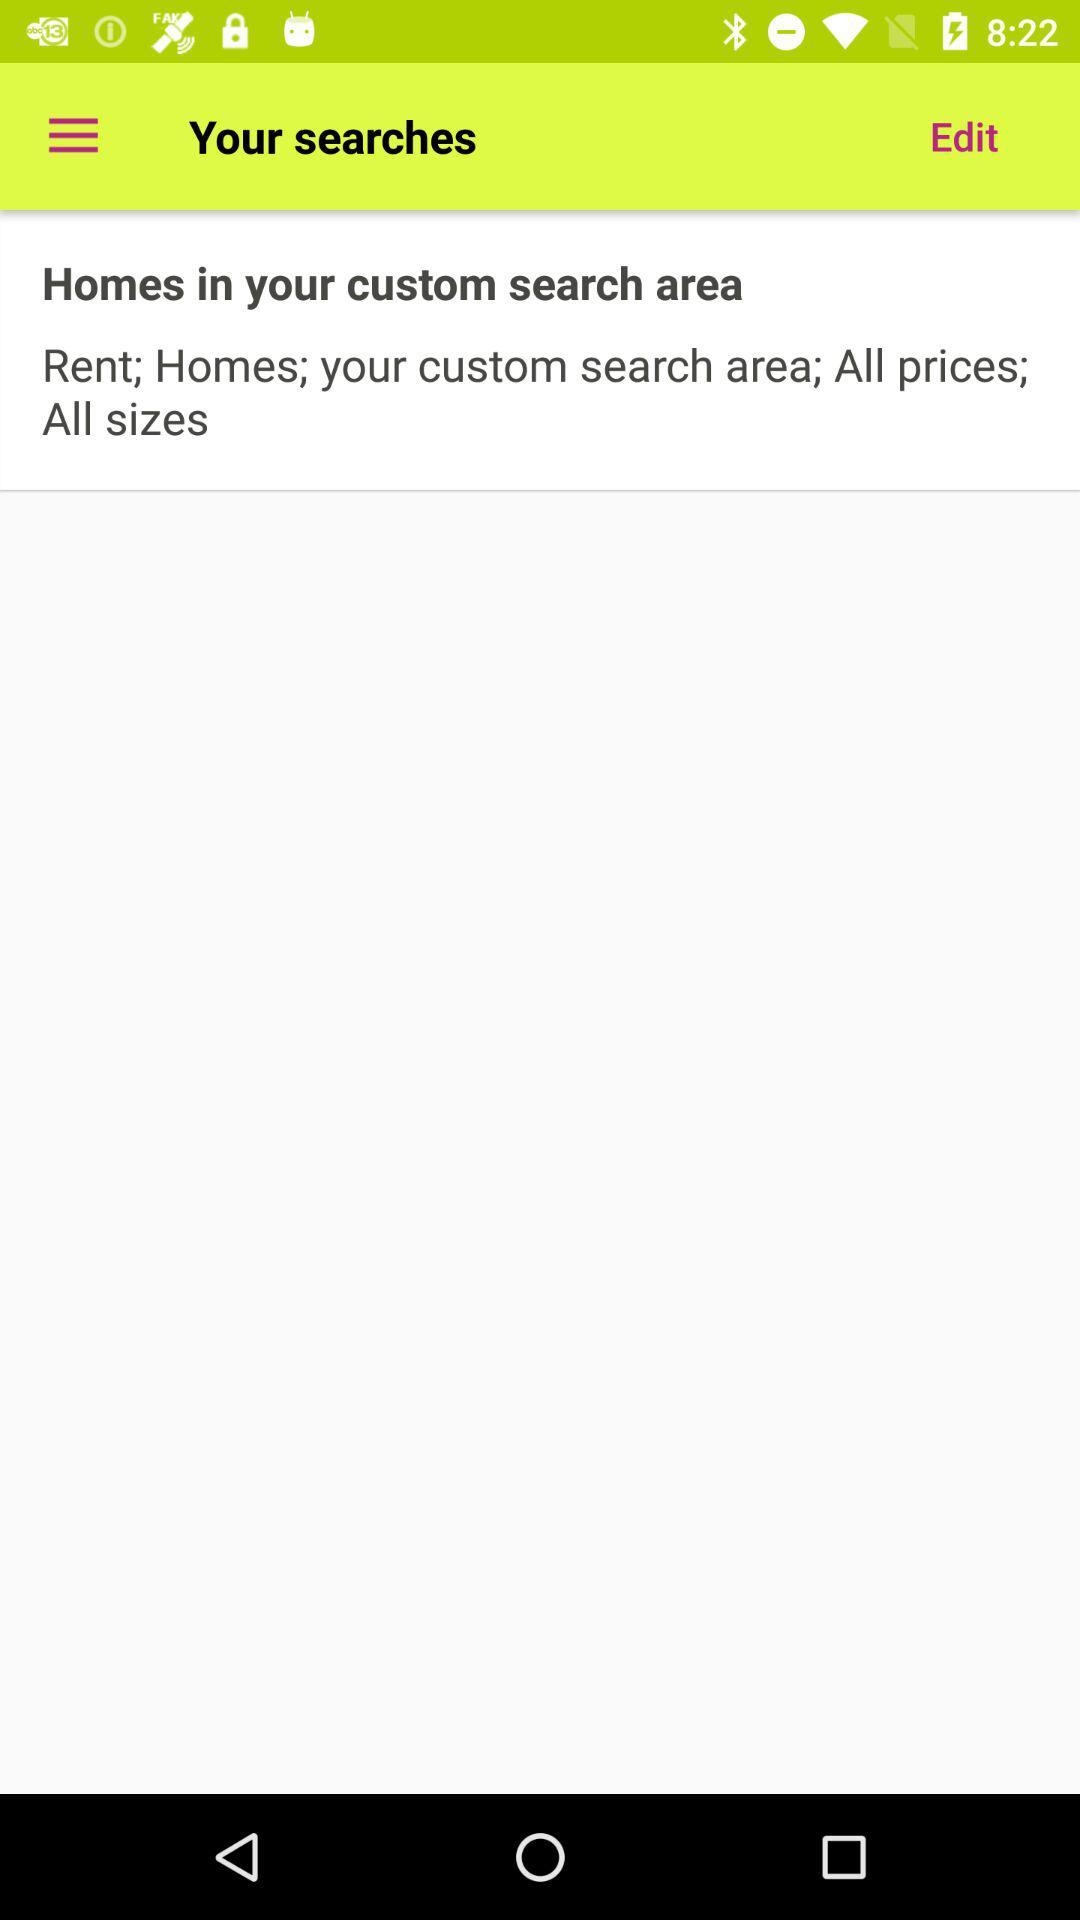 Image resolution: width=1080 pixels, height=1920 pixels. I want to click on edit icon, so click(963, 135).